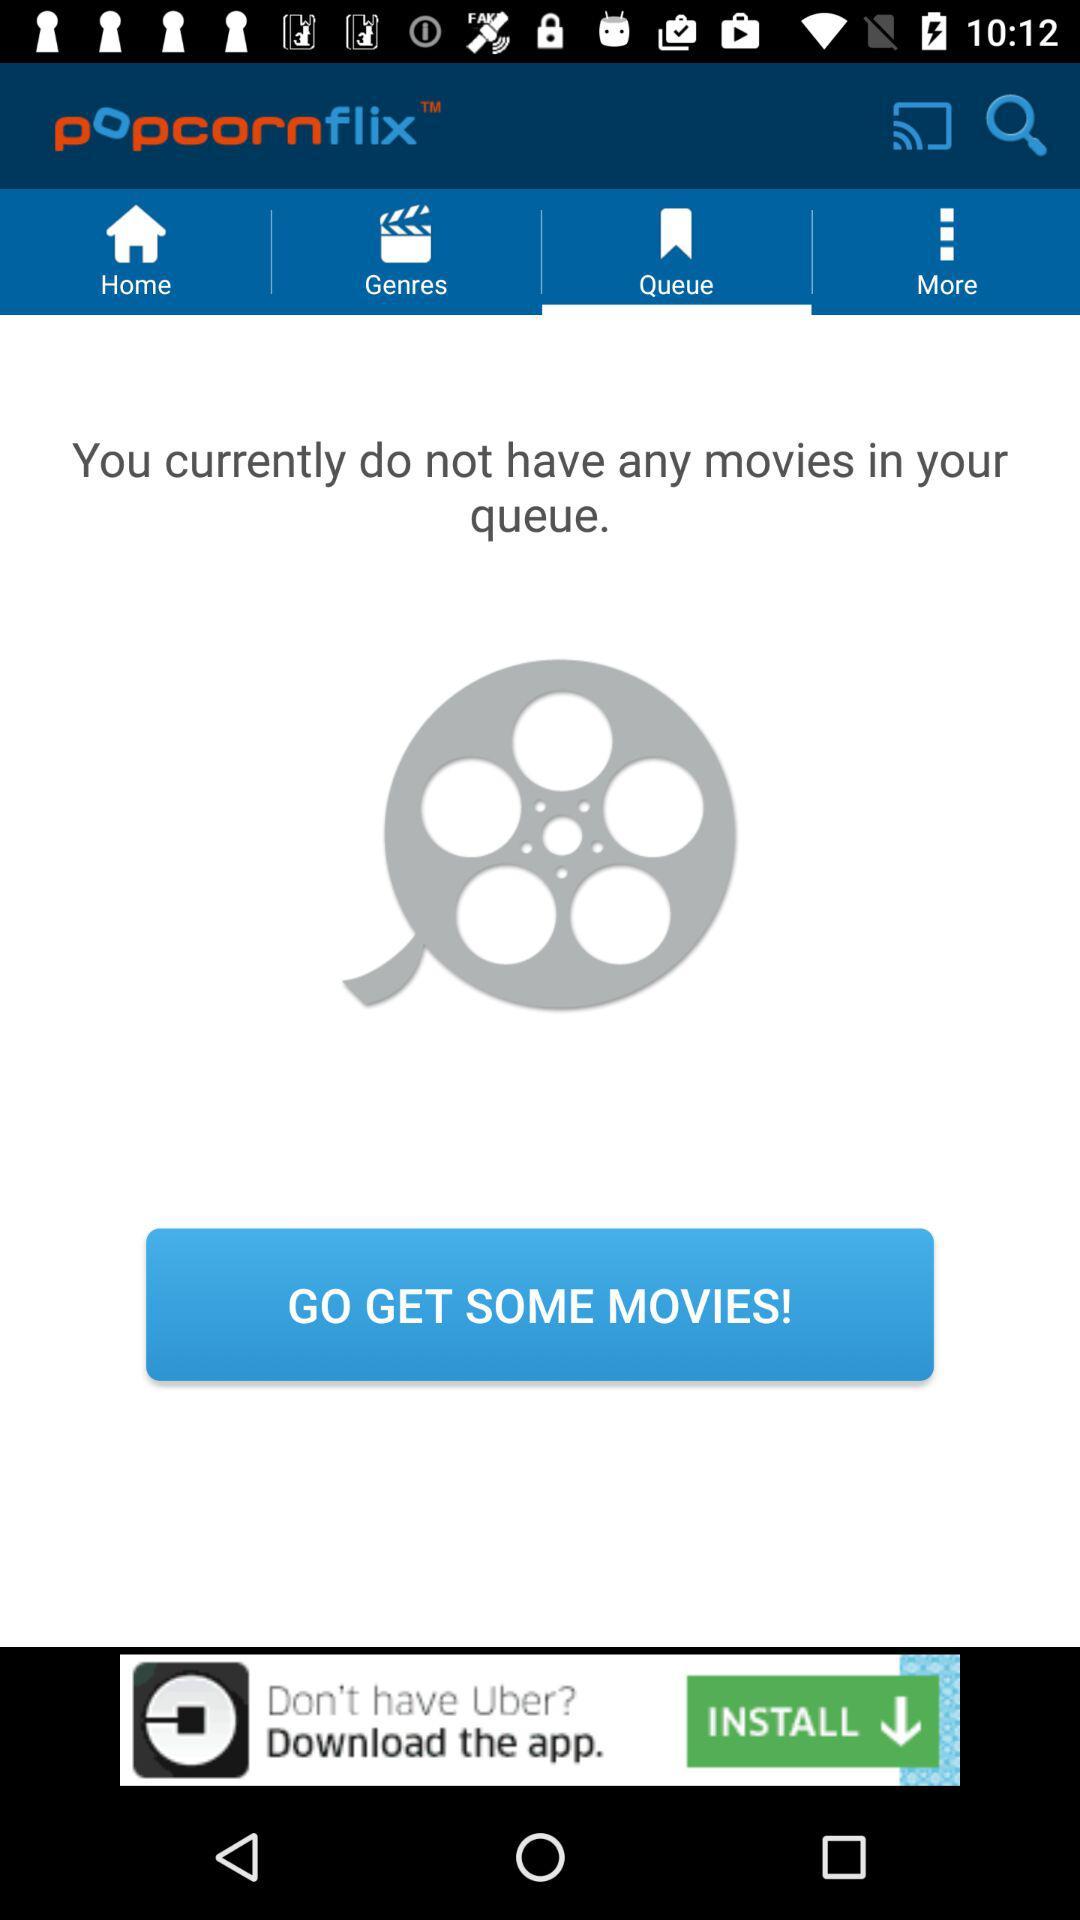 This screenshot has height=1920, width=1080. I want to click on symbol above generes, so click(405, 234).